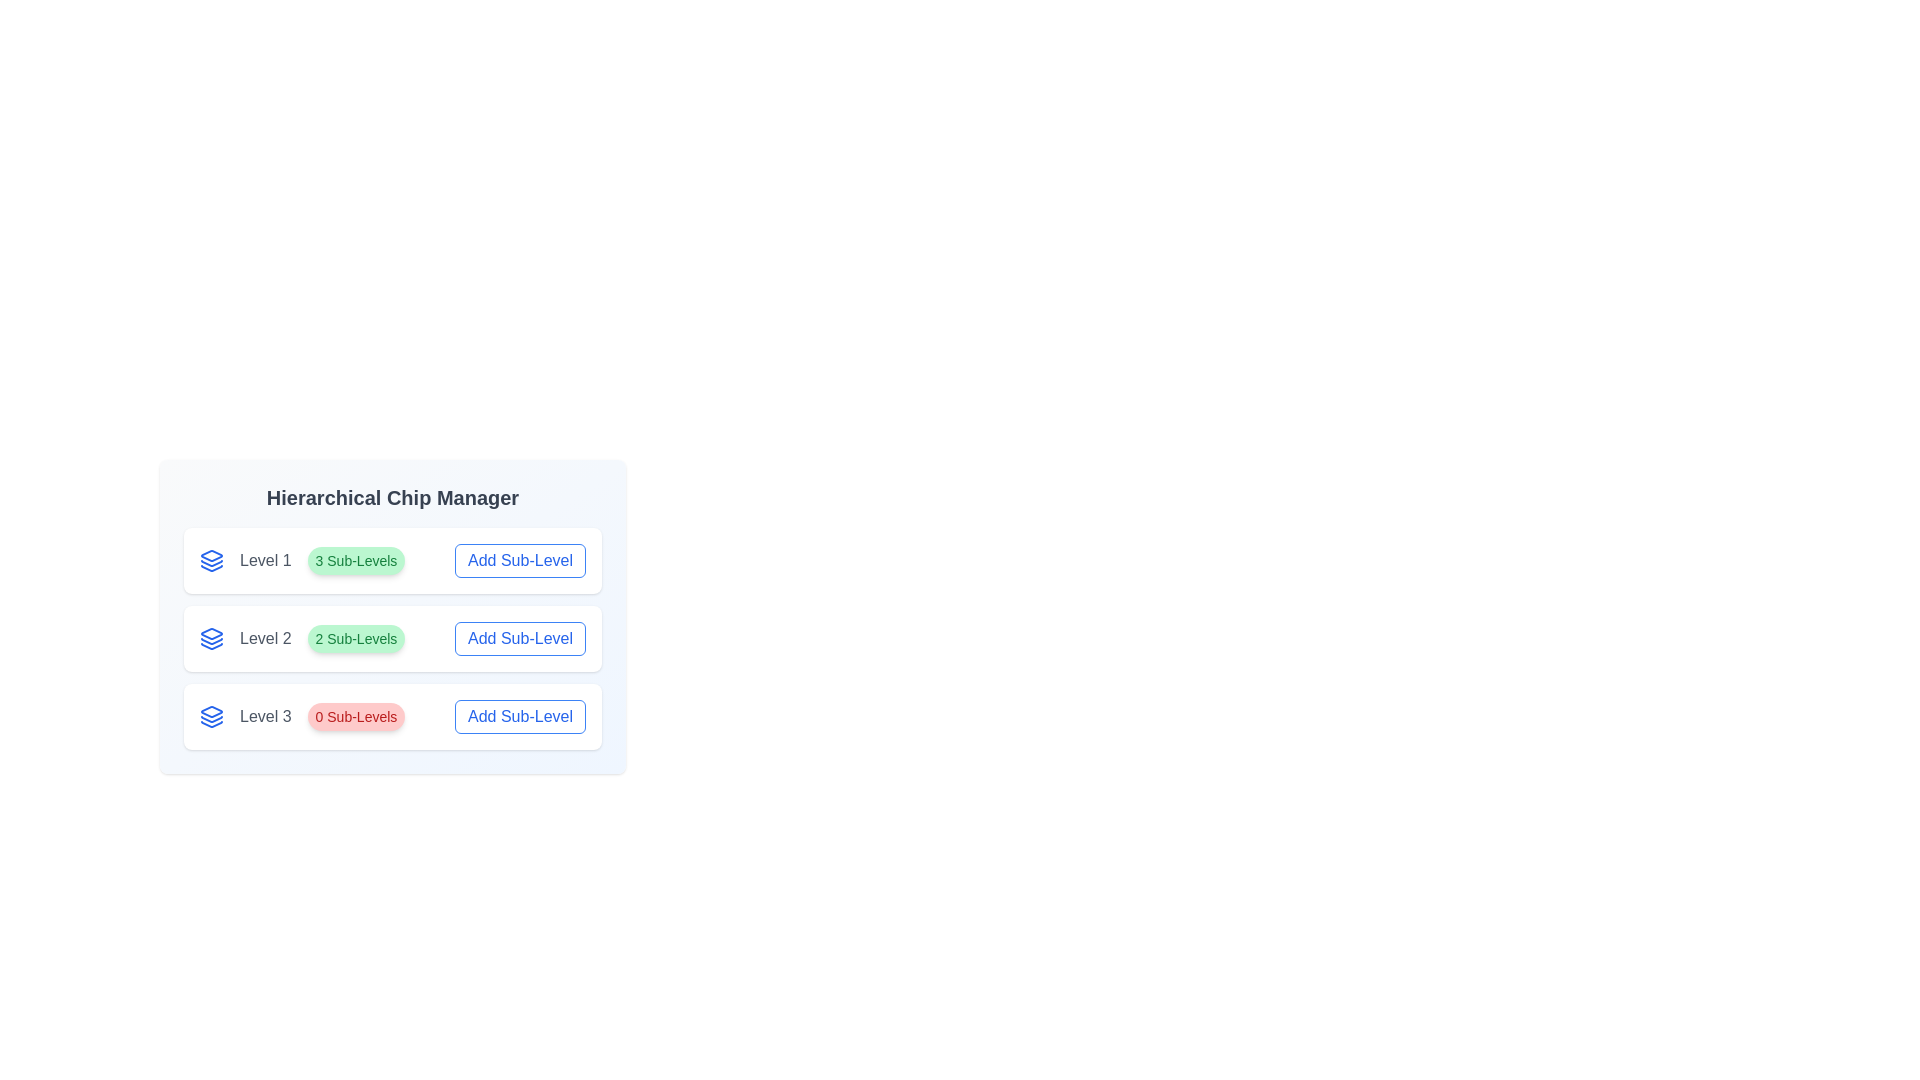  I want to click on 'Add Sub-Level' button for Level 1, so click(520, 560).